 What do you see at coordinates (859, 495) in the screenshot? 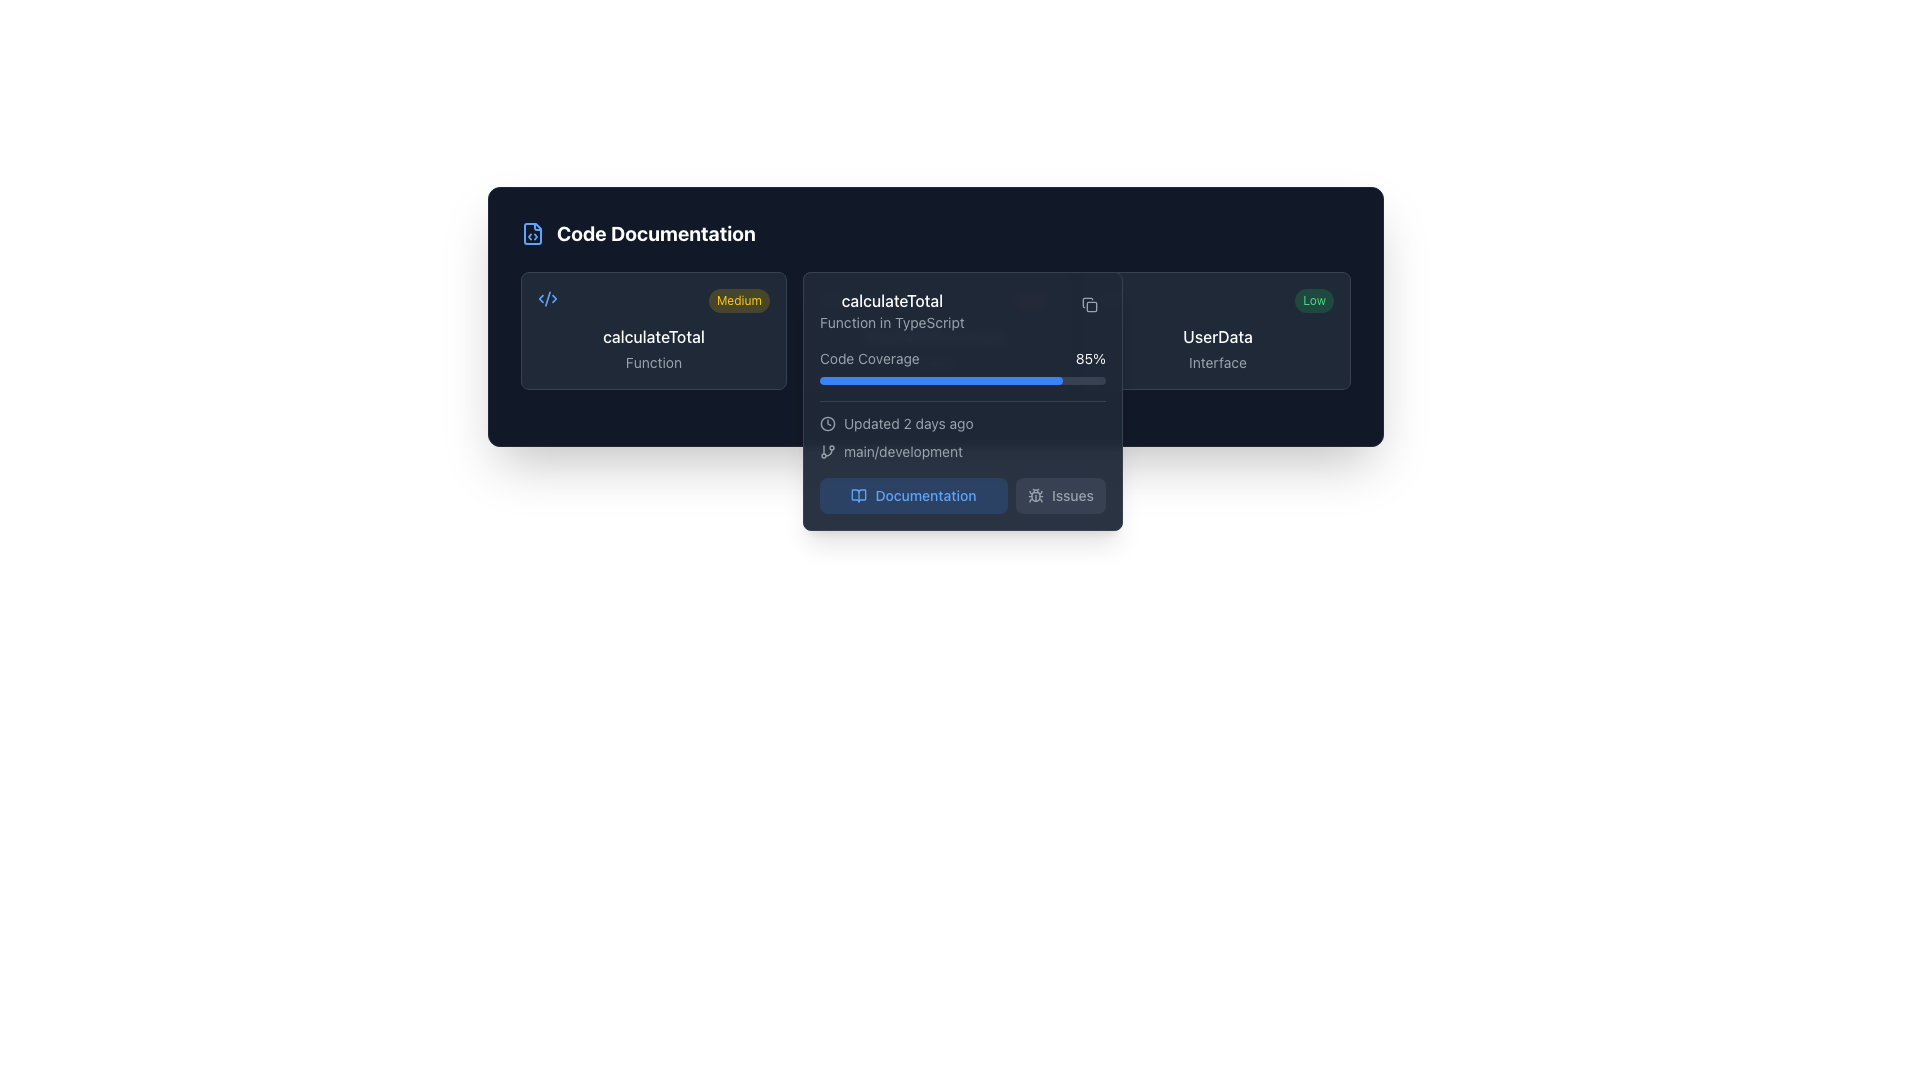
I see `the SVG icon styled as an open book, located in the top left corner of the context panel, above the 'Code Documentation' label` at bounding box center [859, 495].